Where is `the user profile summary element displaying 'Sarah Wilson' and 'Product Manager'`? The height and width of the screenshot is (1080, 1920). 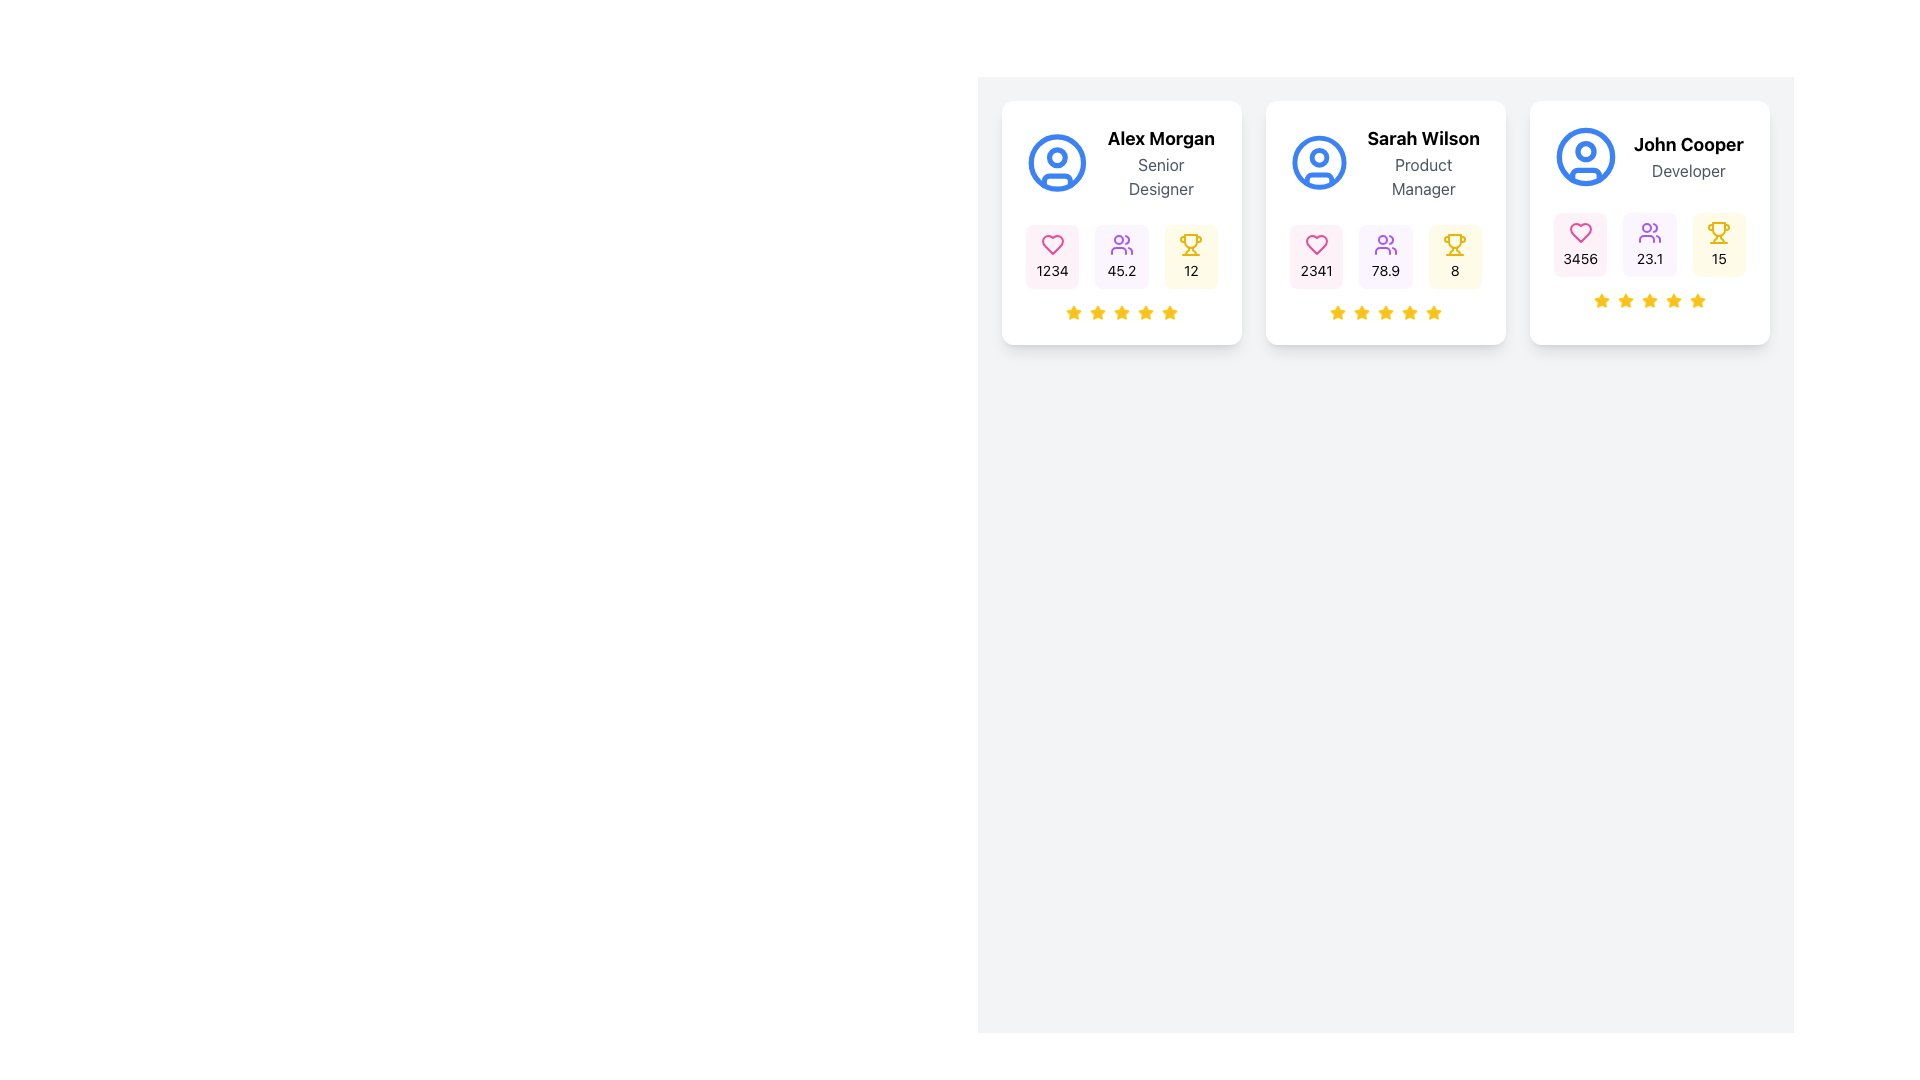
the user profile summary element displaying 'Sarah Wilson' and 'Product Manager' is located at coordinates (1385, 161).